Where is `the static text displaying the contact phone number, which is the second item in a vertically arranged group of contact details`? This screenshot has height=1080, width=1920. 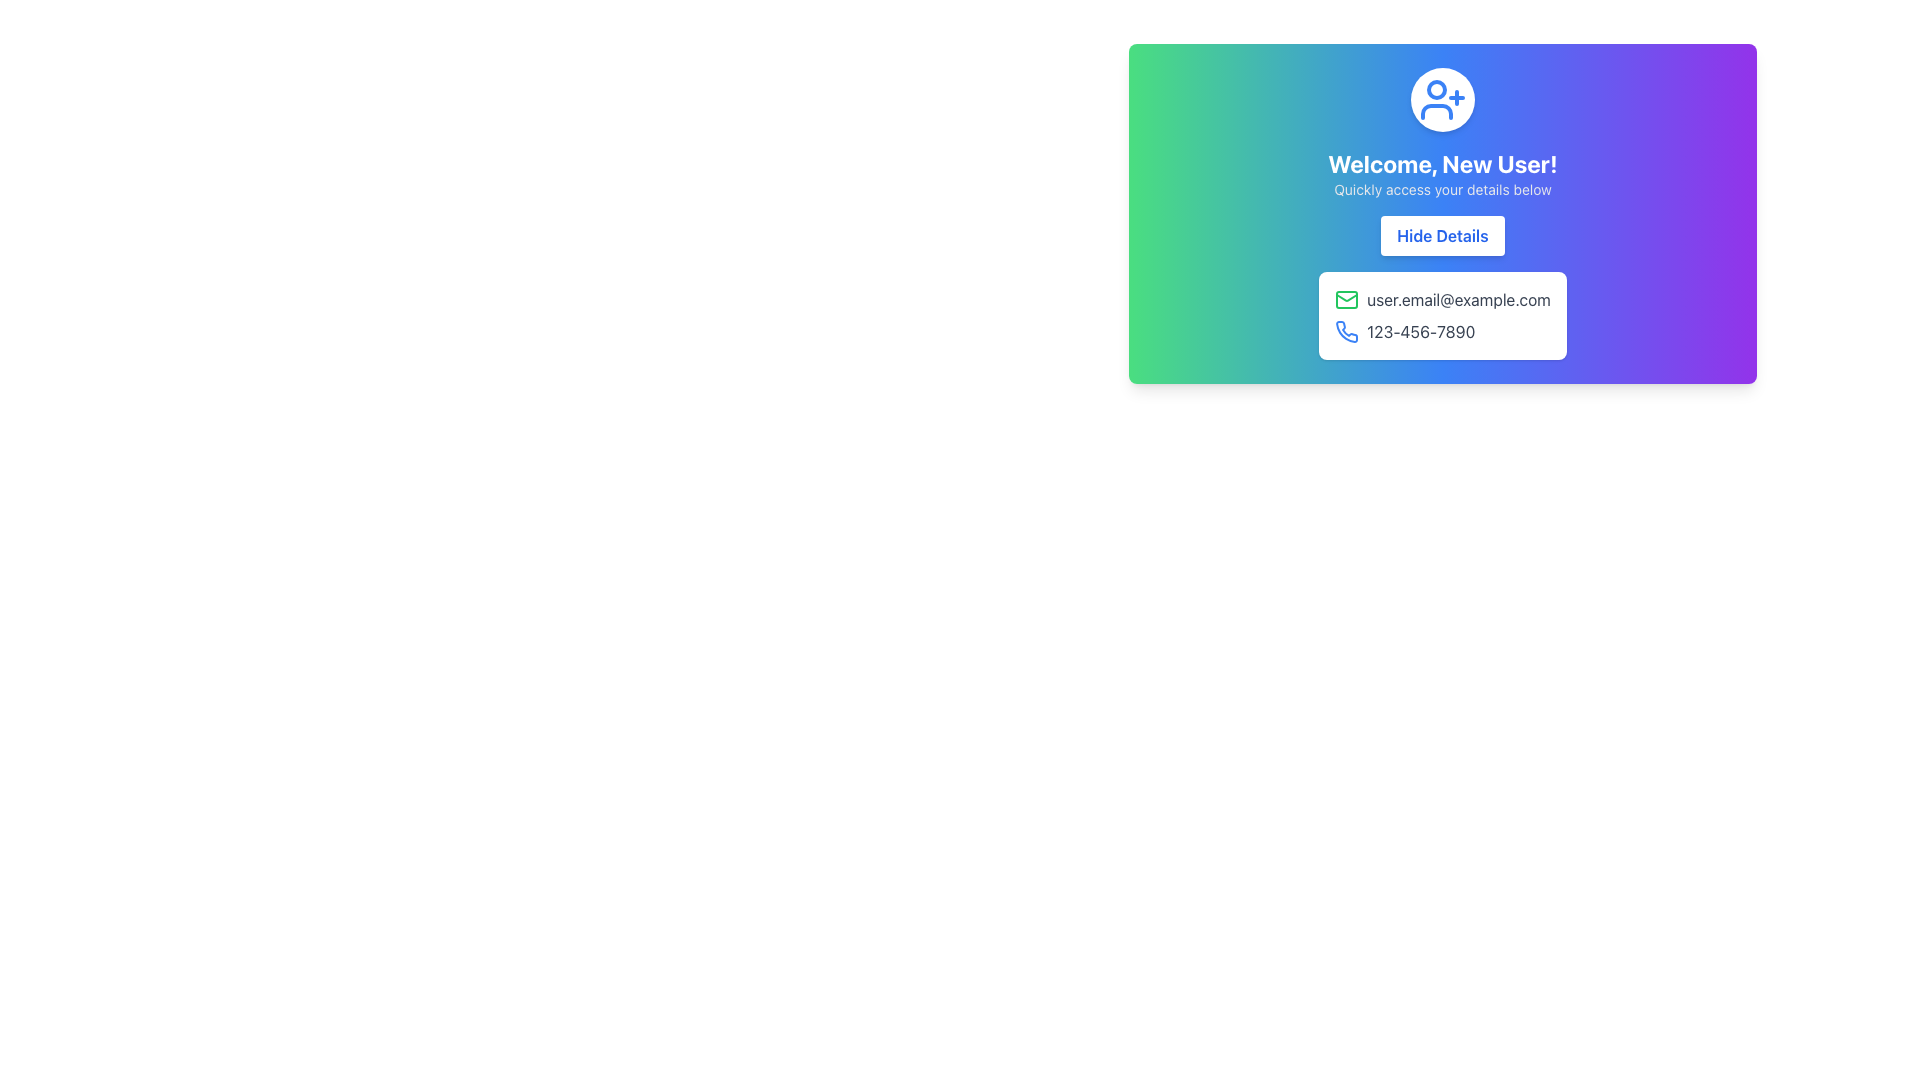
the static text displaying the contact phone number, which is the second item in a vertically arranged group of contact details is located at coordinates (1443, 330).